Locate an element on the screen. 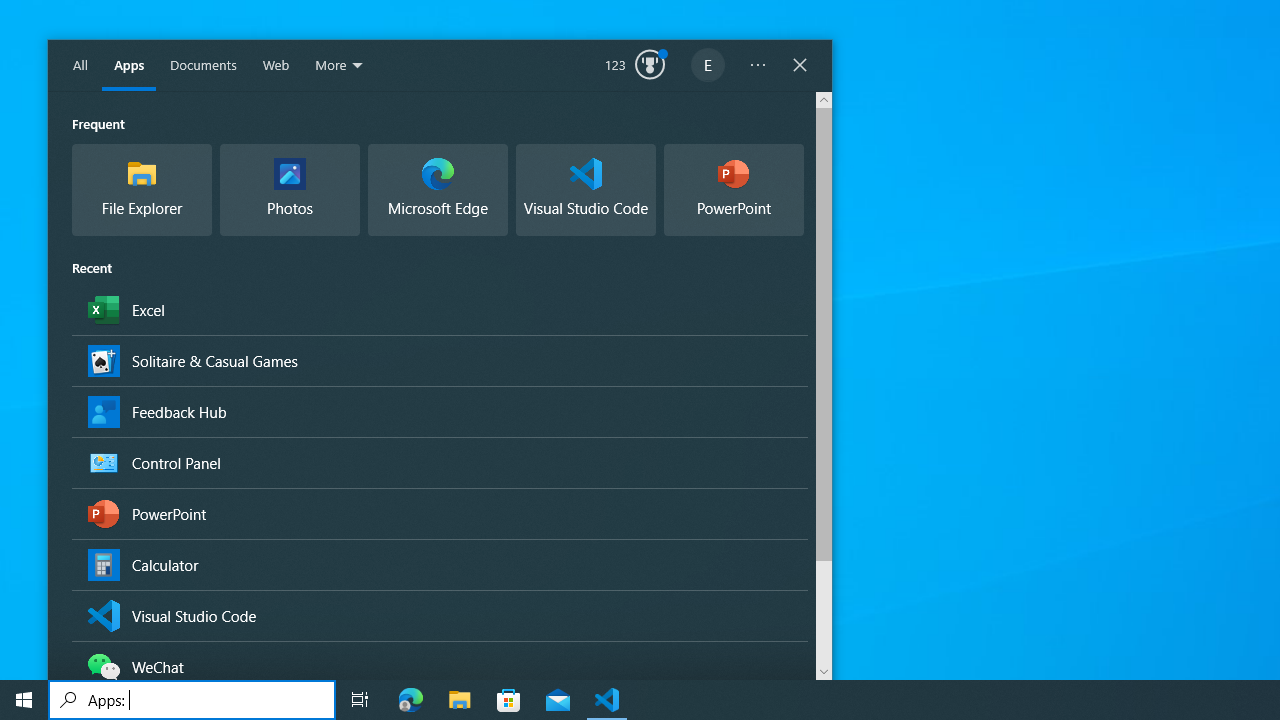 This screenshot has height=720, width=1280. 'Documents' is located at coordinates (203, 65).